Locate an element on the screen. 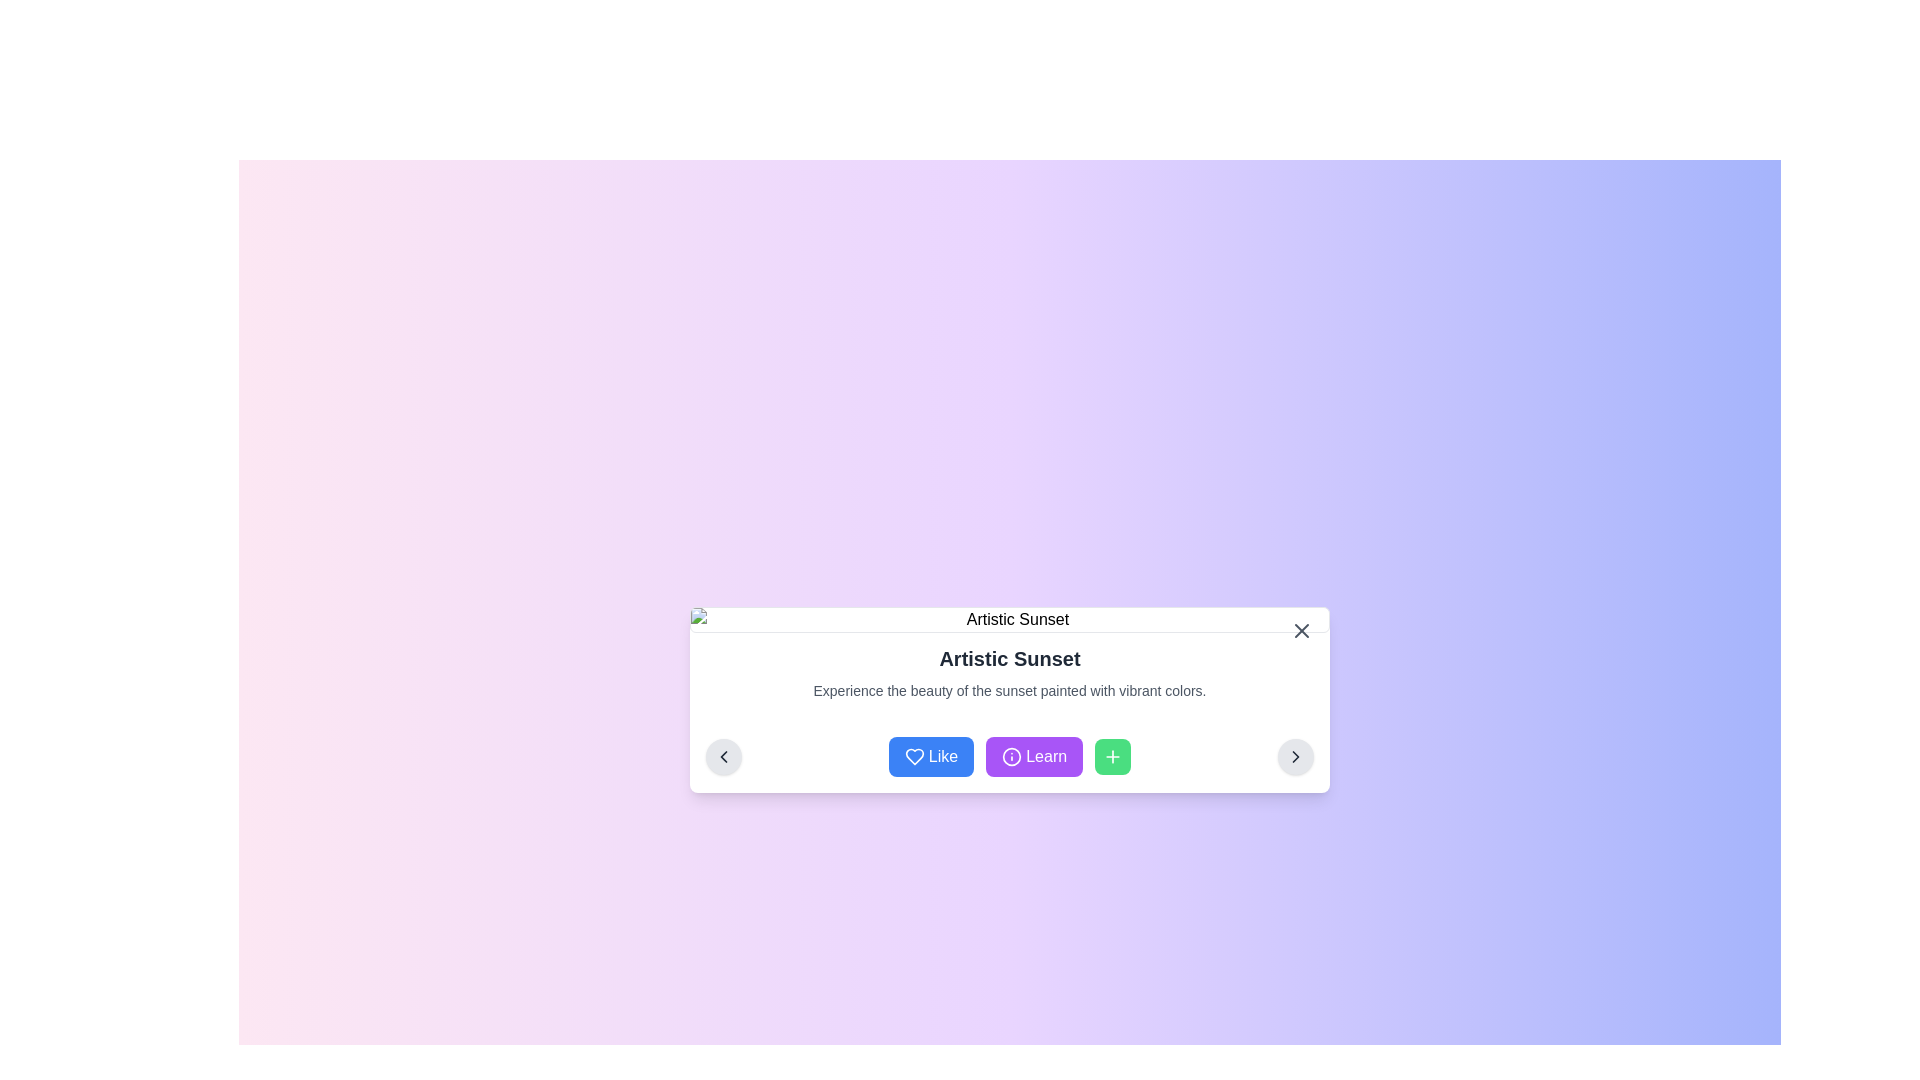 The image size is (1920, 1080). the 'Like' button, which is visually complemented by an icon aligned to the left of the text within the button is located at coordinates (913, 756).